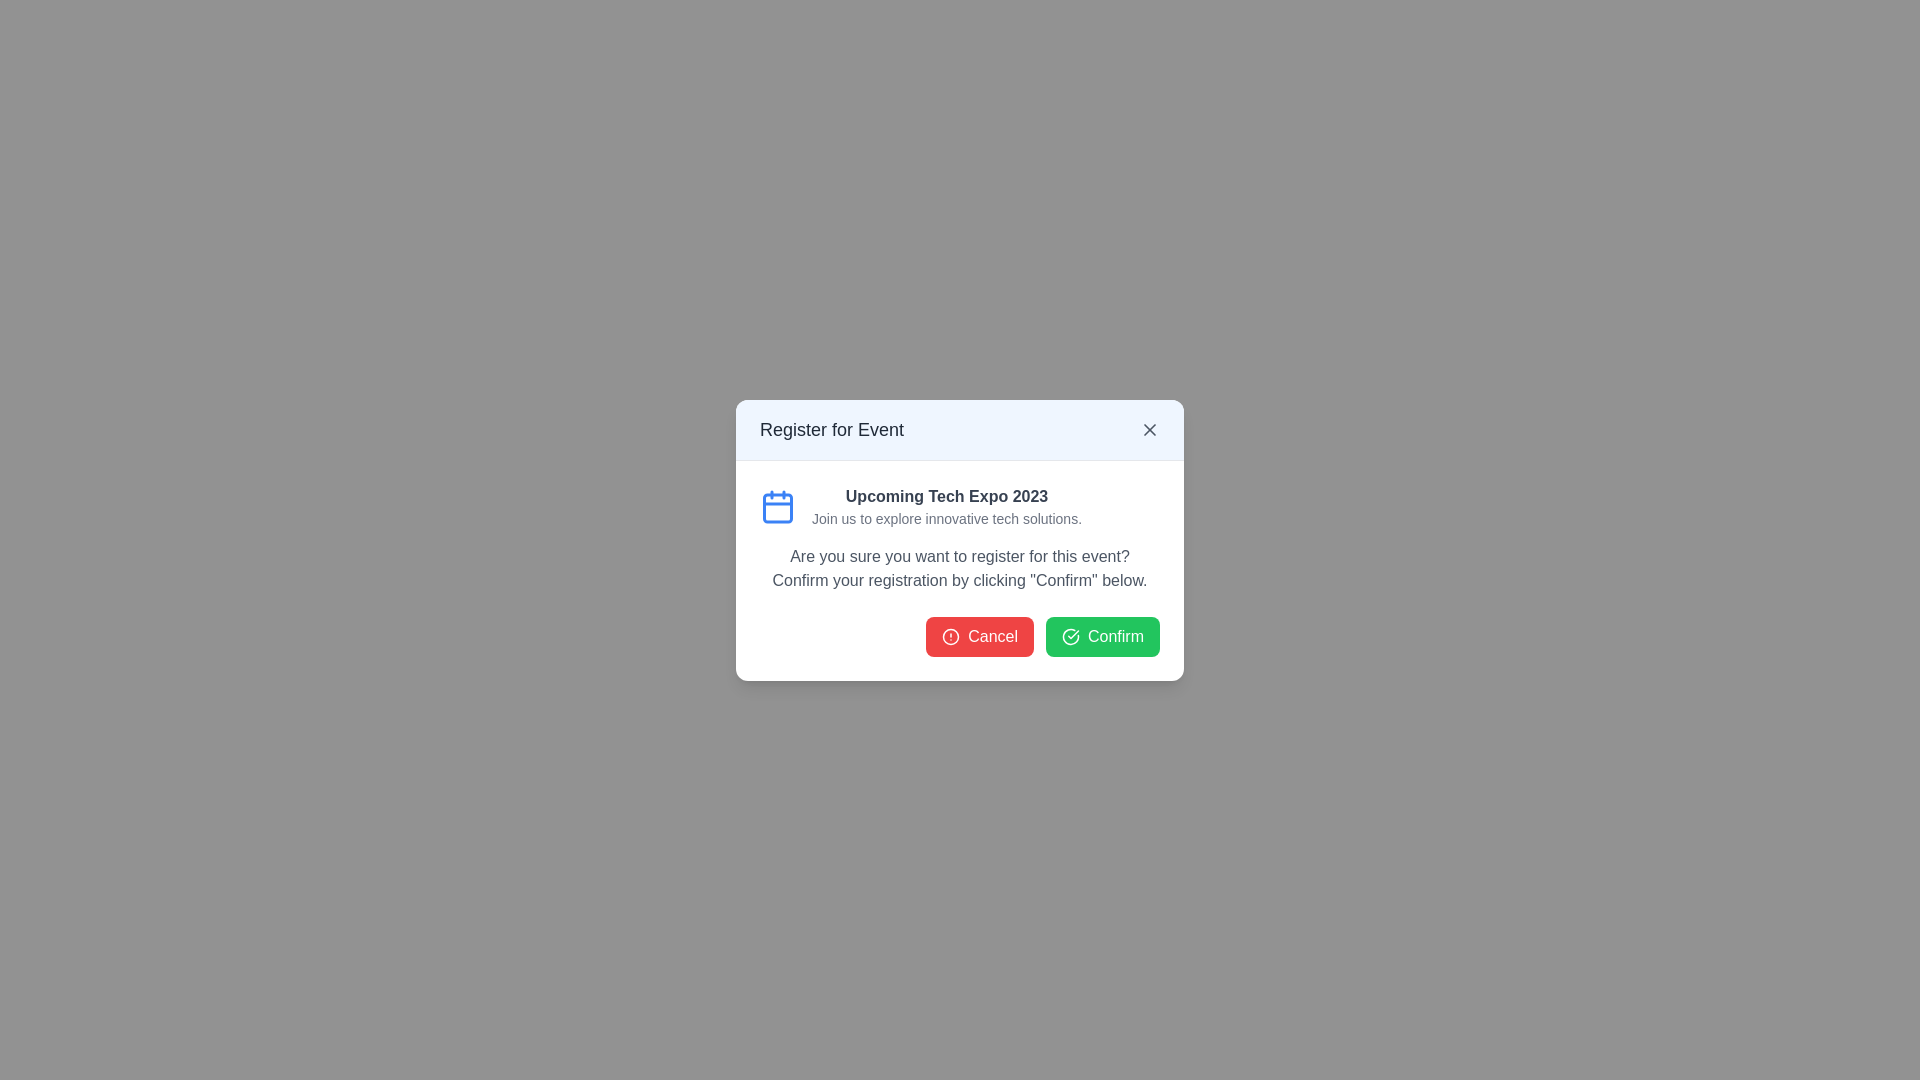 This screenshot has height=1080, width=1920. Describe the element at coordinates (945, 517) in the screenshot. I see `the non-interactive text label providing information about the 'Upcoming Tech Expo 2023' located in the modal dialog box` at that location.